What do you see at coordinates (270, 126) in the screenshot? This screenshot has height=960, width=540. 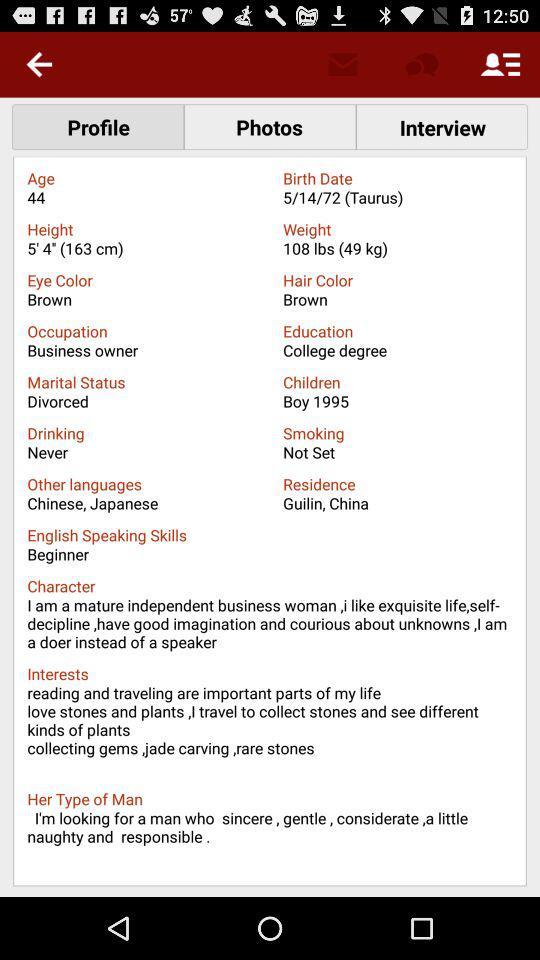 I see `the text which says photos which is right side of the text profile` at bounding box center [270, 126].